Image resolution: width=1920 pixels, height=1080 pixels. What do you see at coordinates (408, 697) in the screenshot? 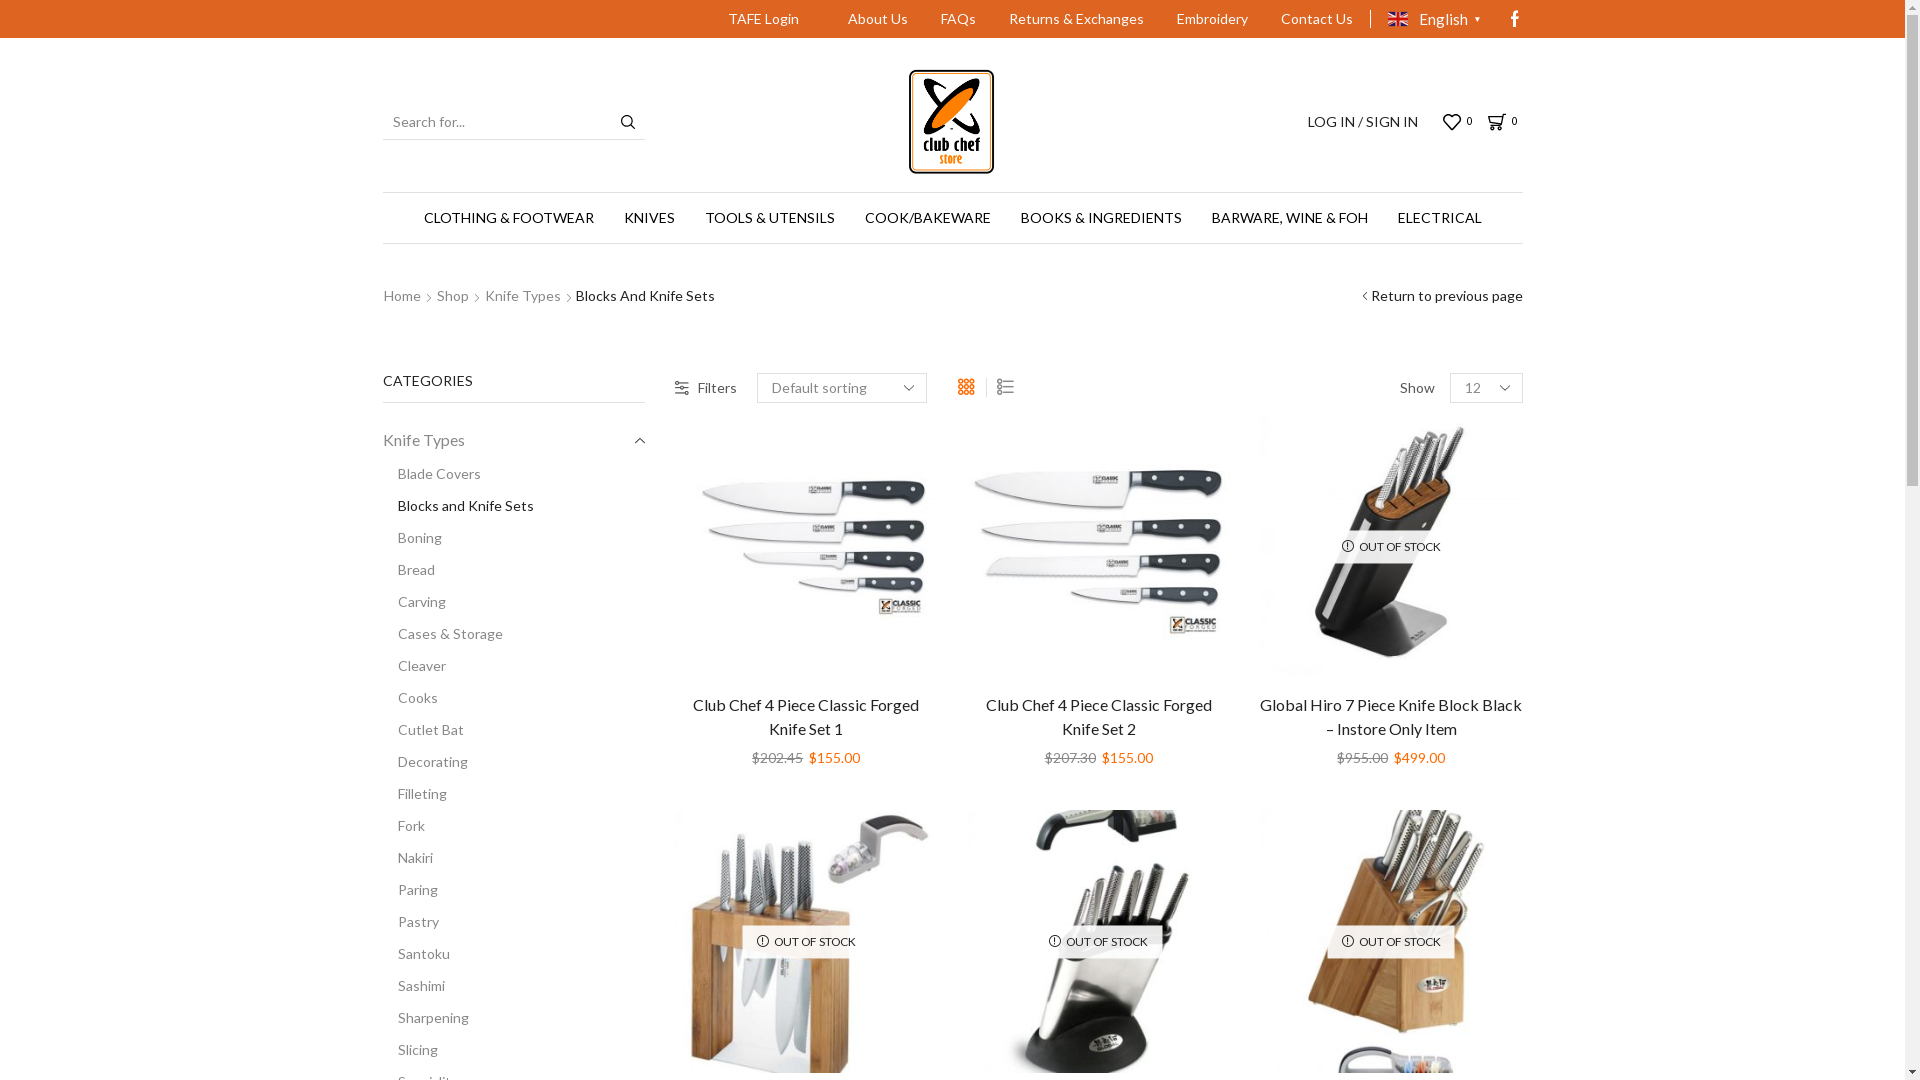
I see `'Cooks'` at bounding box center [408, 697].